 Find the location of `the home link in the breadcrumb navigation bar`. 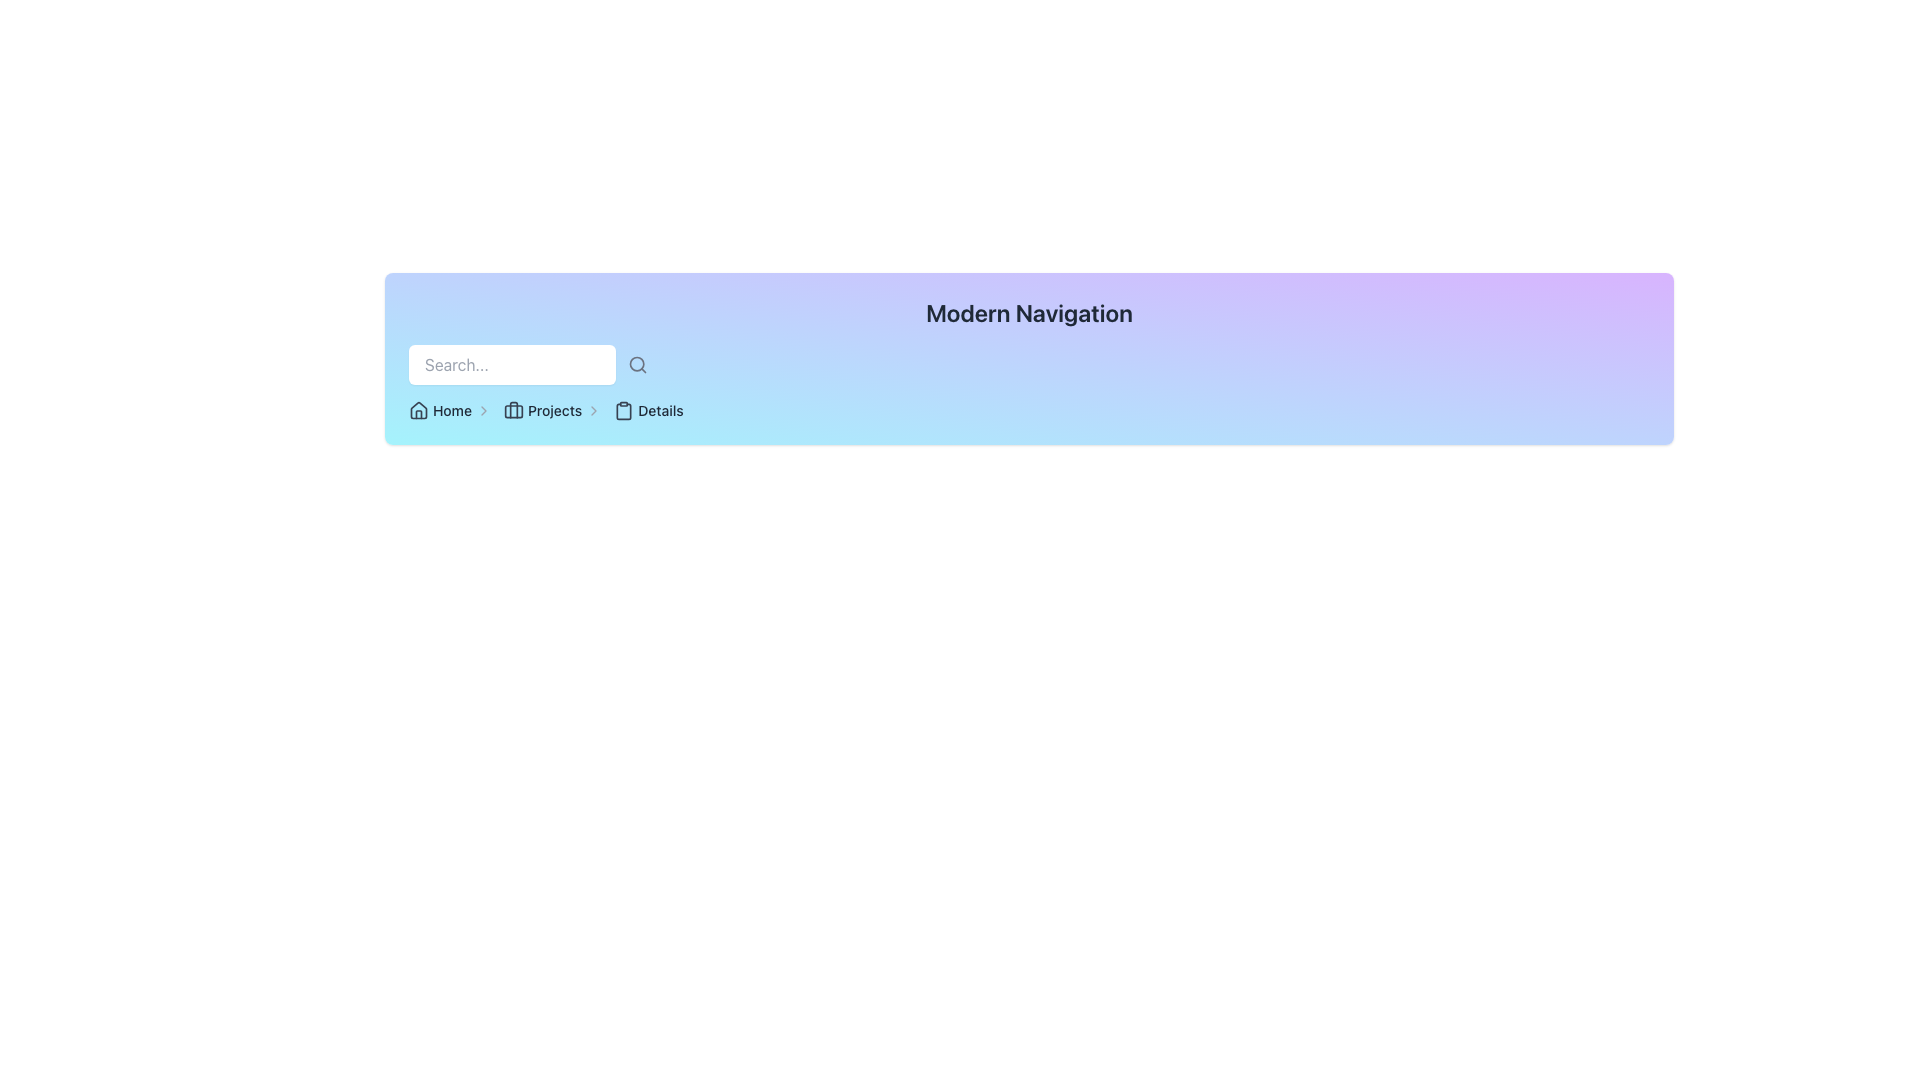

the home link in the breadcrumb navigation bar is located at coordinates (449, 410).